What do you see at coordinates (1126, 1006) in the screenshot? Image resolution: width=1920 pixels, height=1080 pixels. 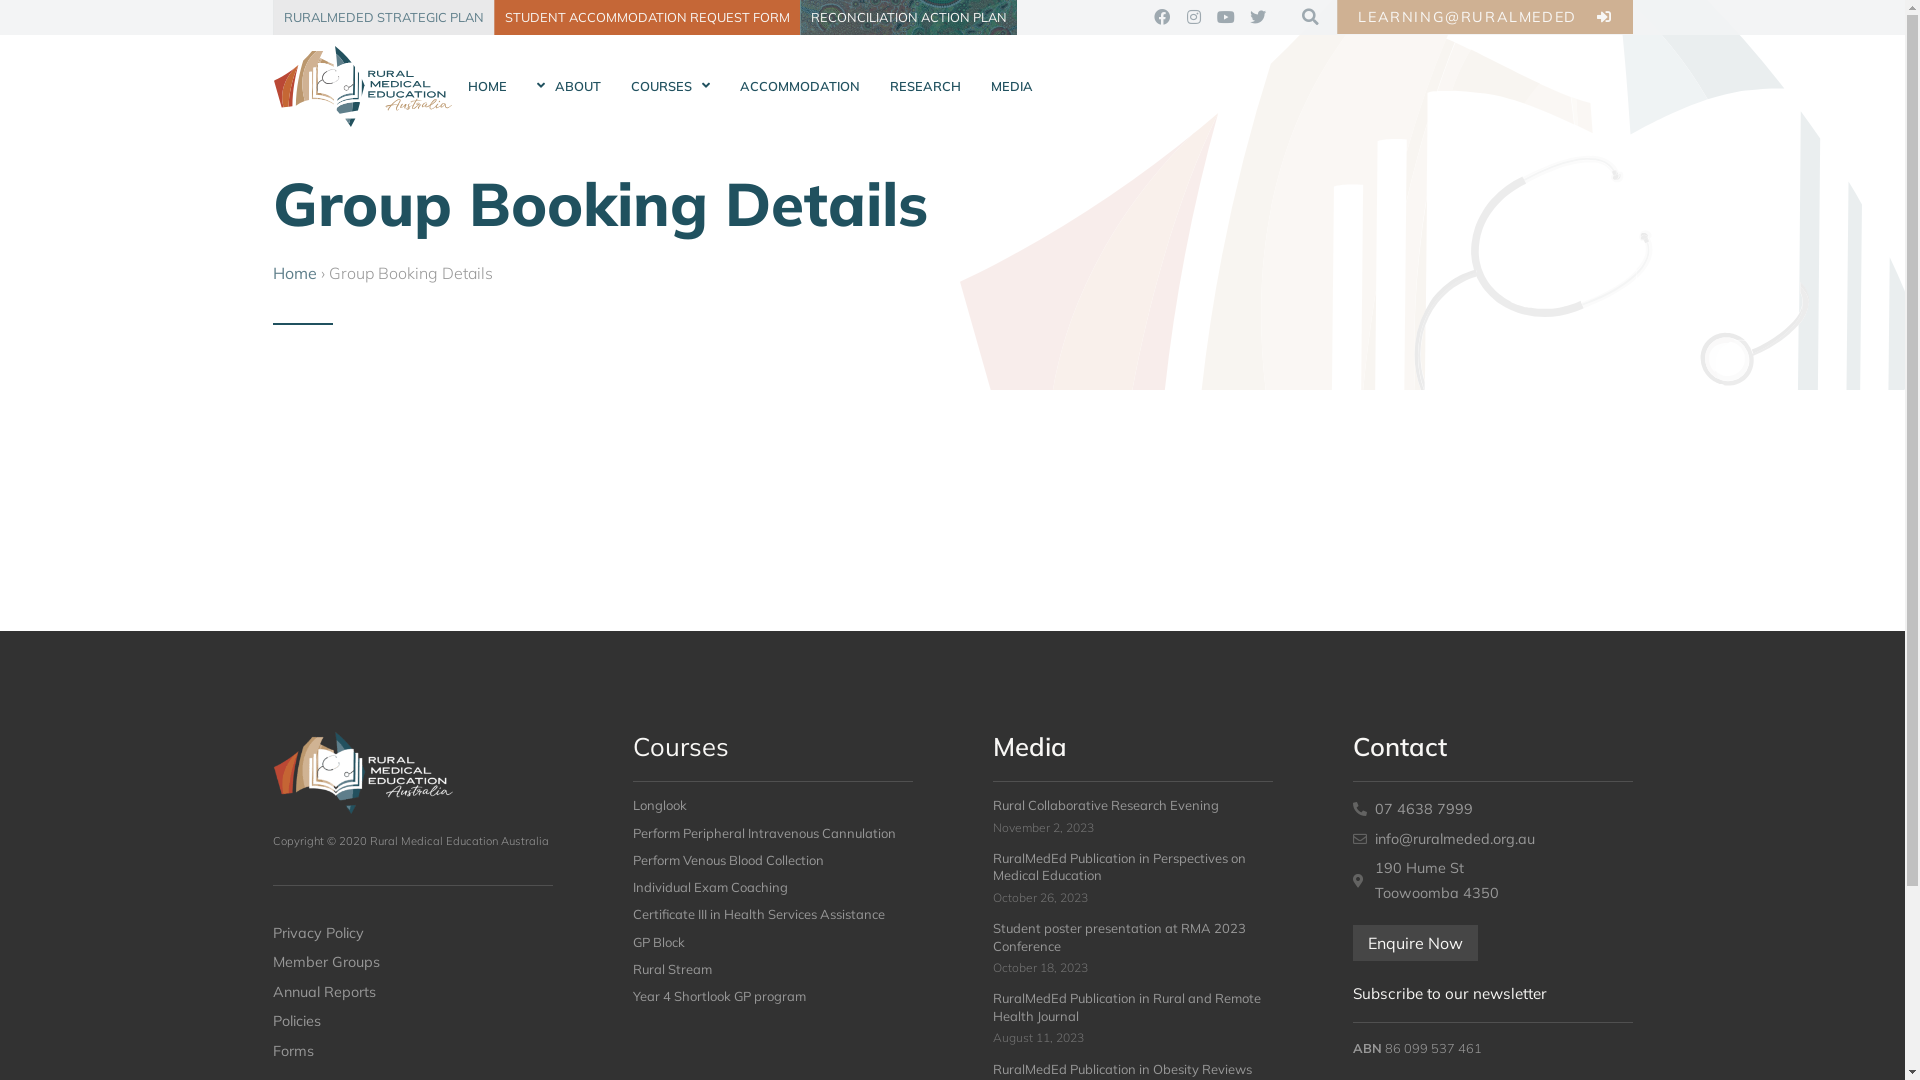 I see `'RuralMedEd Publication in Rural and Remote Health Journal'` at bounding box center [1126, 1006].